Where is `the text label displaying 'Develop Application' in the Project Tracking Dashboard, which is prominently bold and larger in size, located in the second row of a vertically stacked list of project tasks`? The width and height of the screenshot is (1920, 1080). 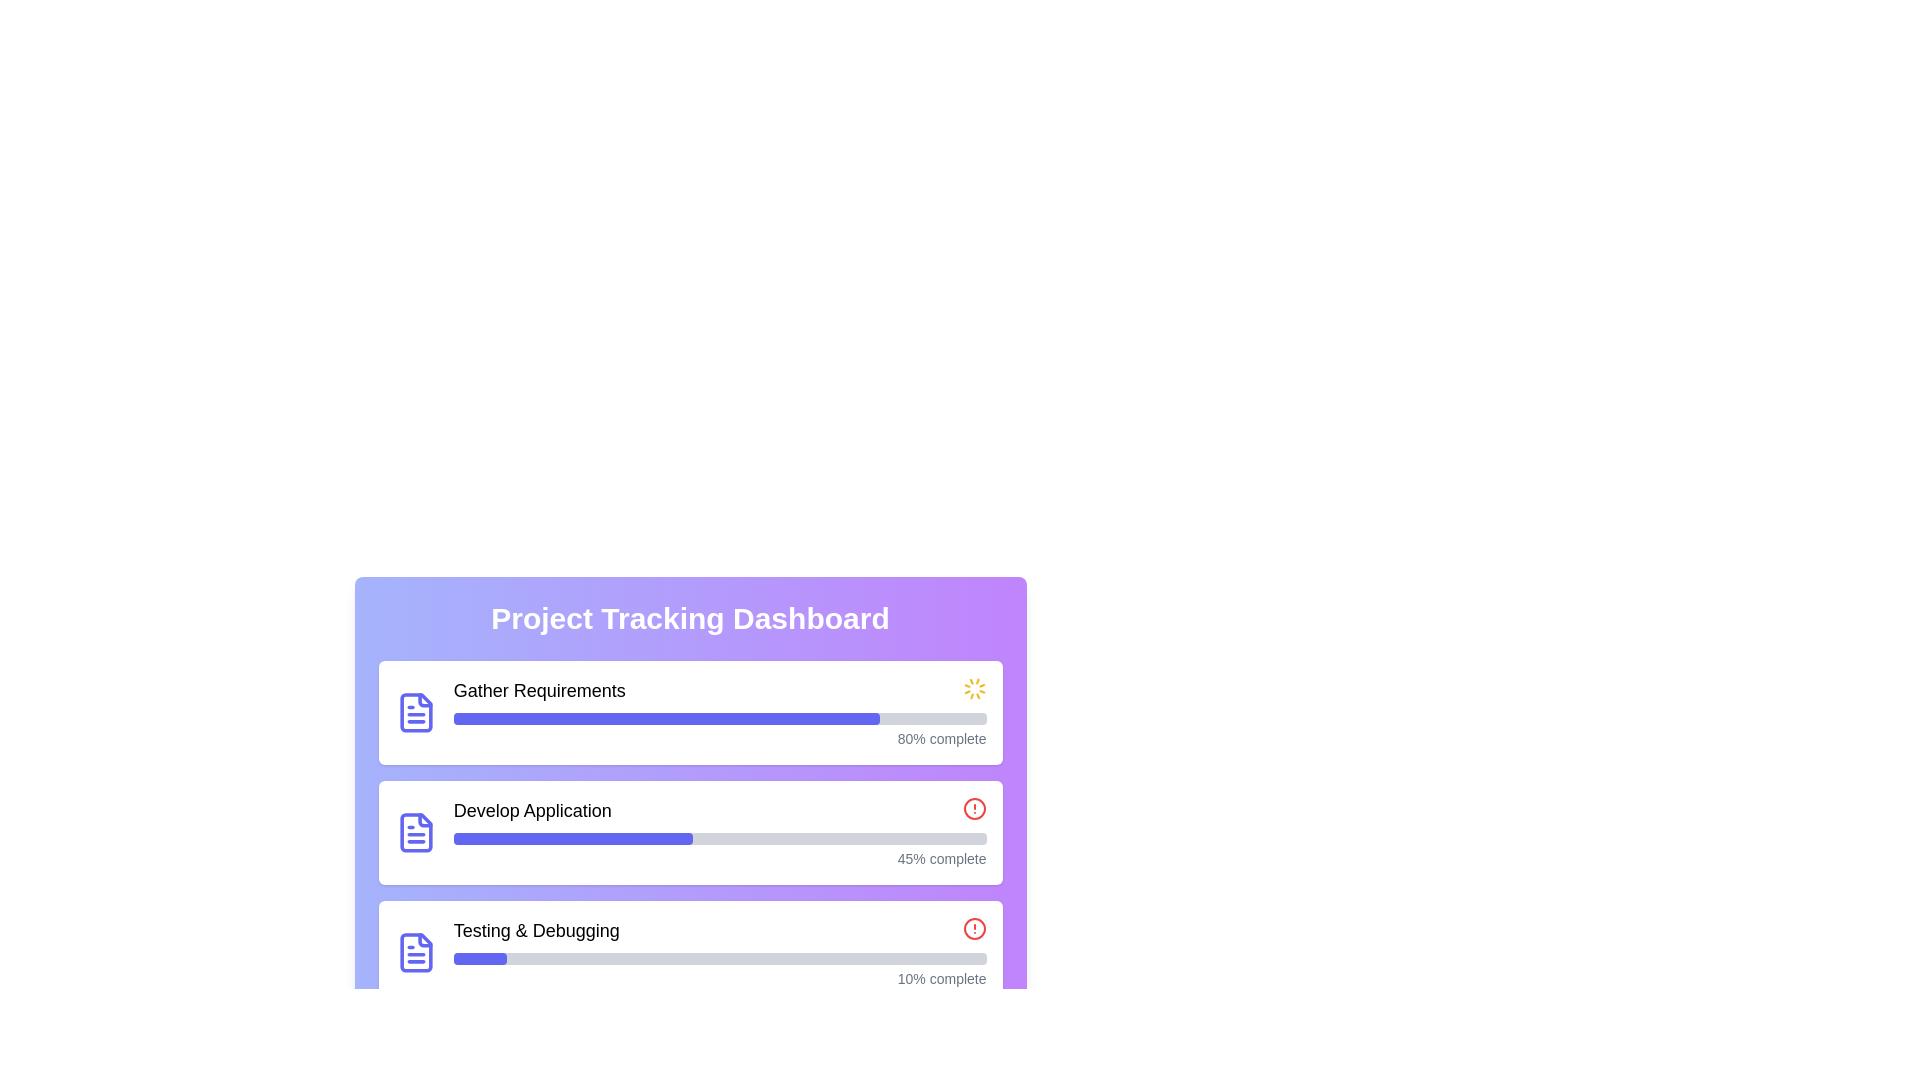
the text label displaying 'Develop Application' in the Project Tracking Dashboard, which is prominently bold and larger in size, located in the second row of a vertically stacked list of project tasks is located at coordinates (532, 810).